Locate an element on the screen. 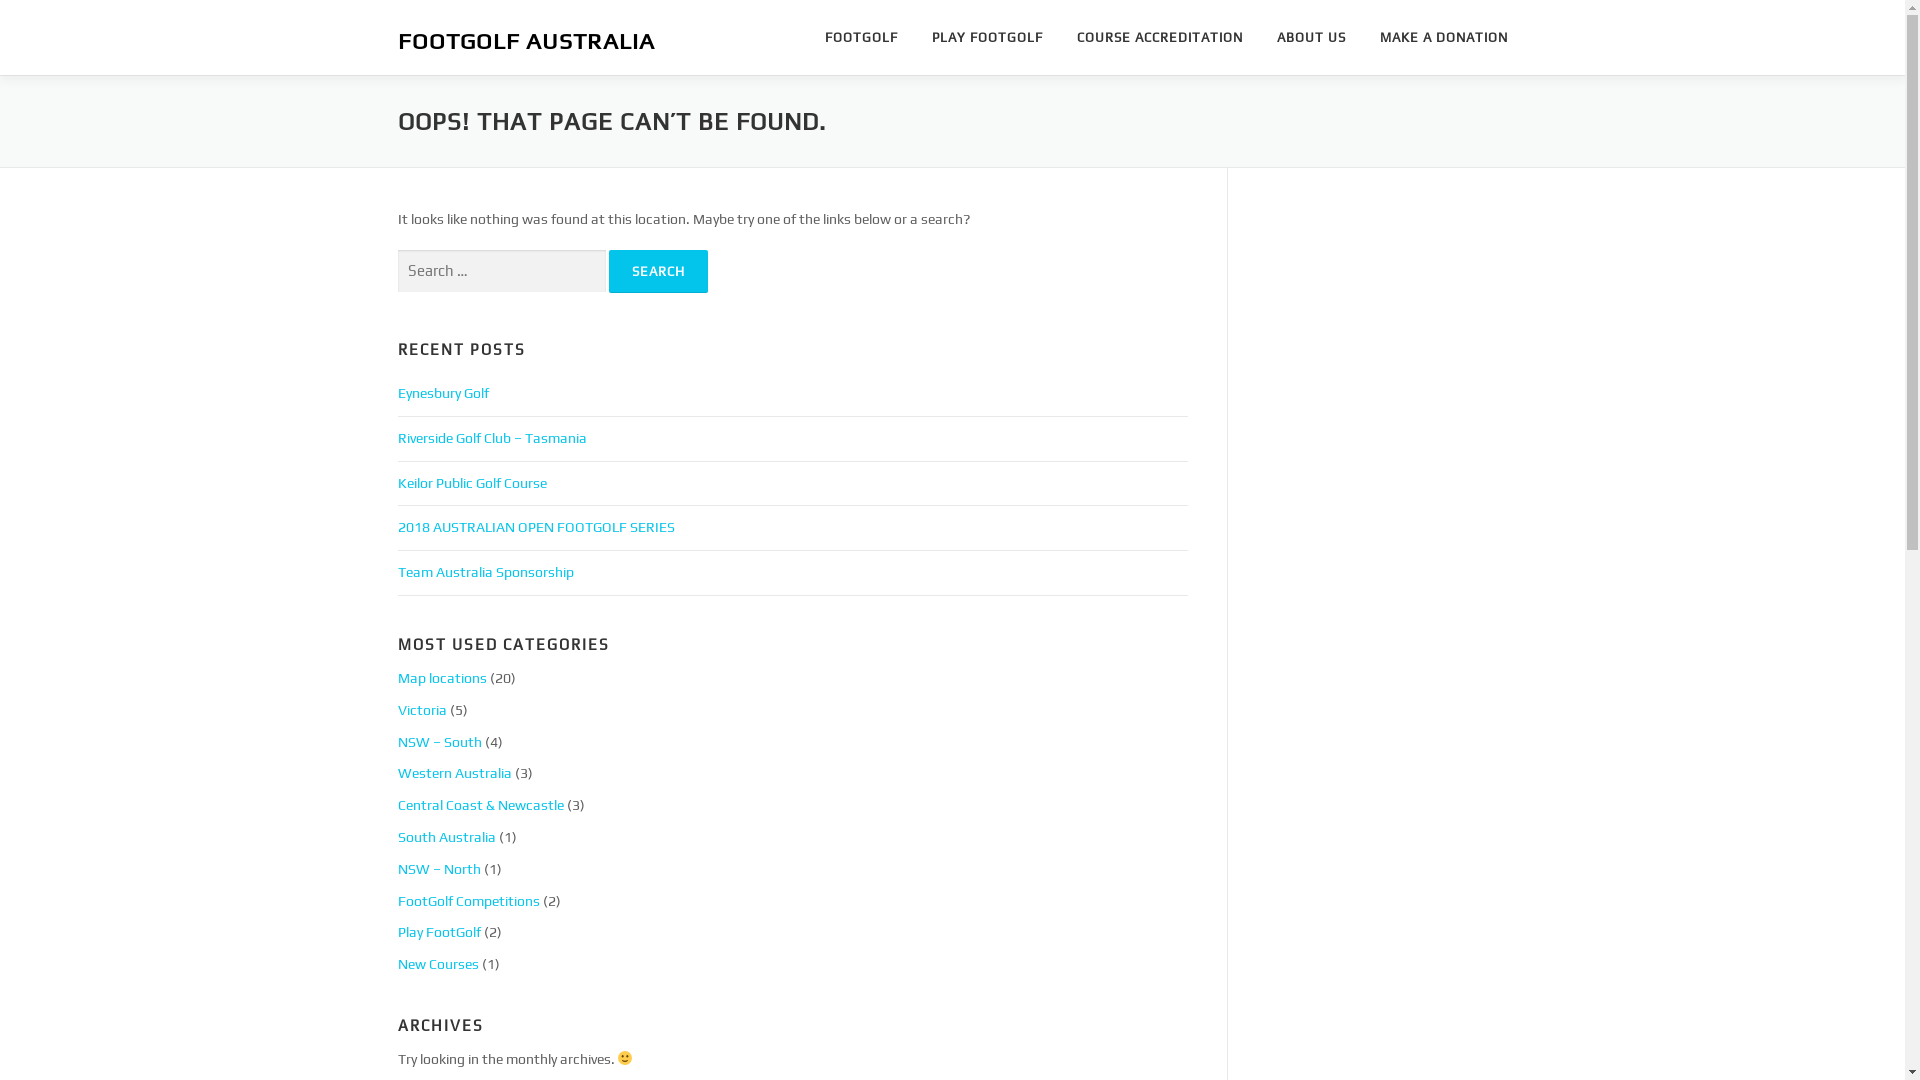 This screenshot has width=1920, height=1080. 'FOOTGOLF' is located at coordinates (861, 37).